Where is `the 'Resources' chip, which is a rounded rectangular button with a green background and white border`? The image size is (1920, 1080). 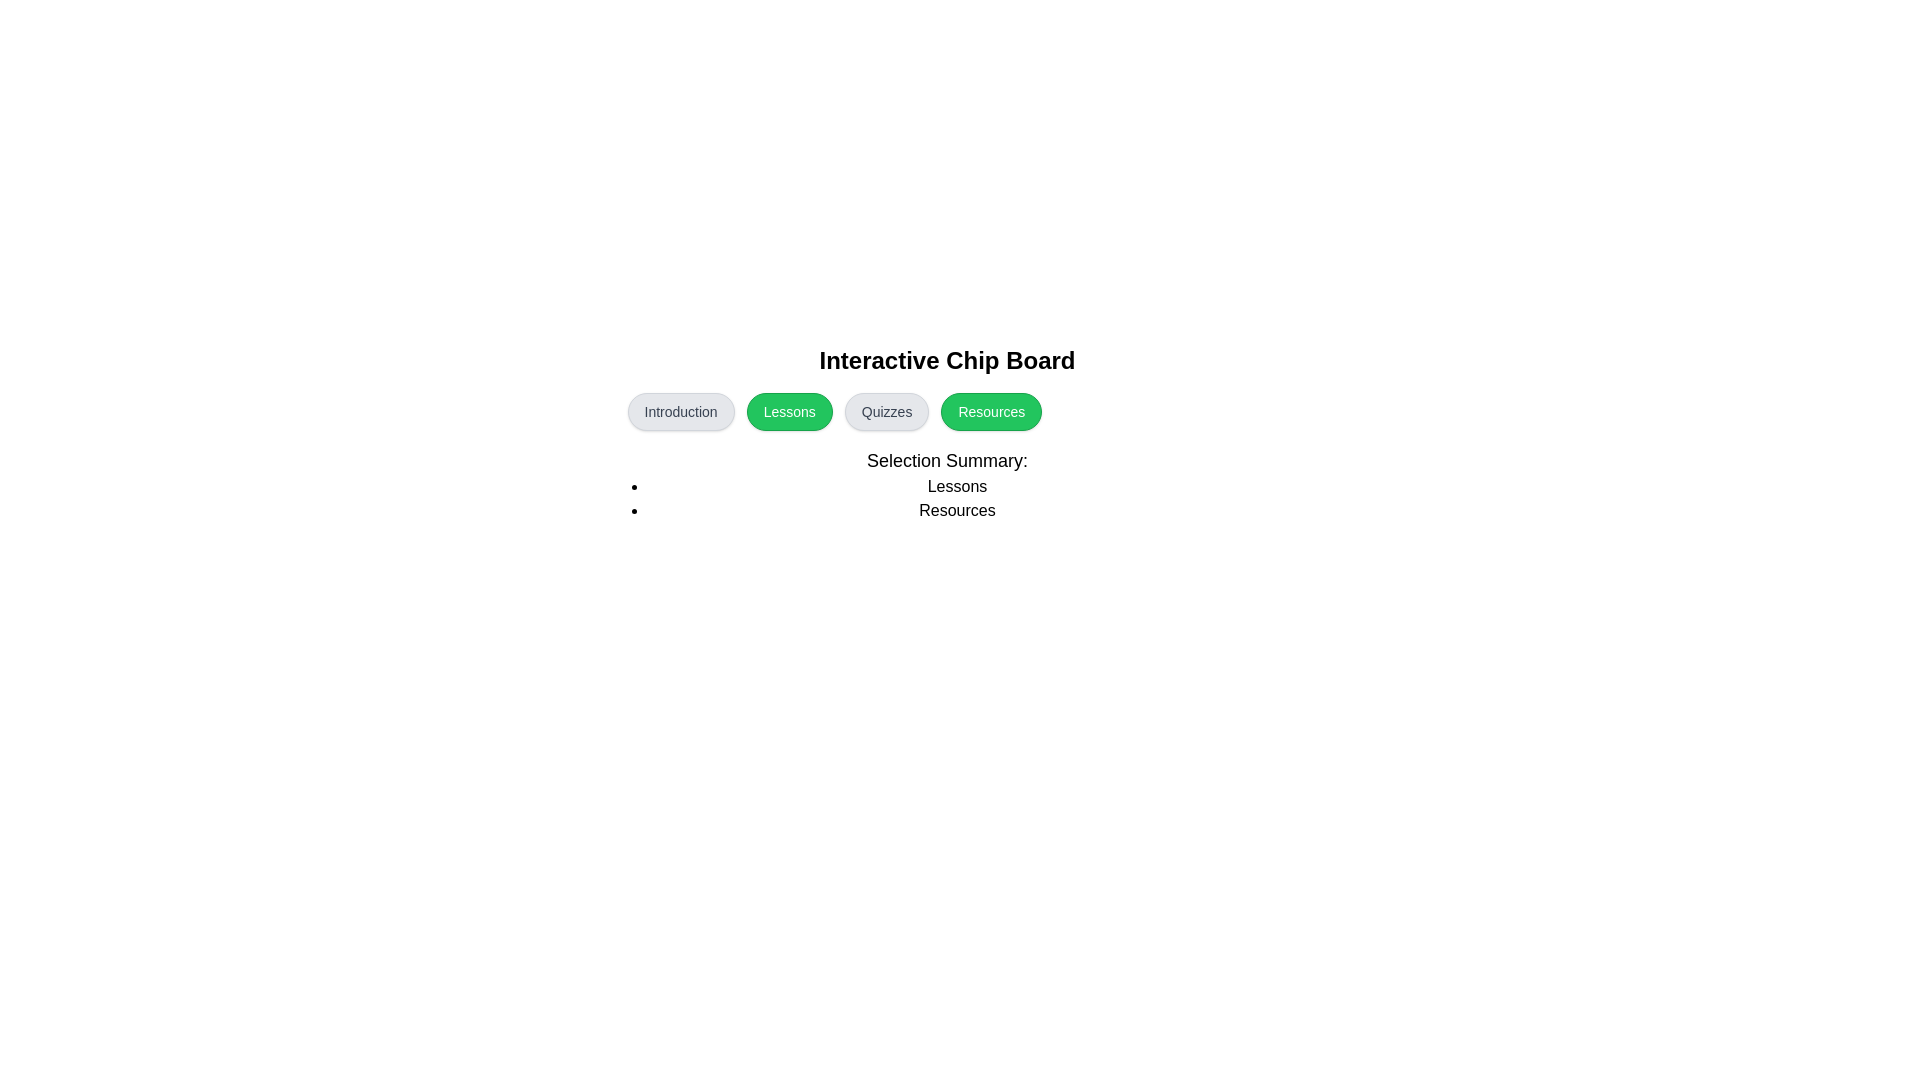
the 'Resources' chip, which is a rounded rectangular button with a green background and white border is located at coordinates (946, 433).